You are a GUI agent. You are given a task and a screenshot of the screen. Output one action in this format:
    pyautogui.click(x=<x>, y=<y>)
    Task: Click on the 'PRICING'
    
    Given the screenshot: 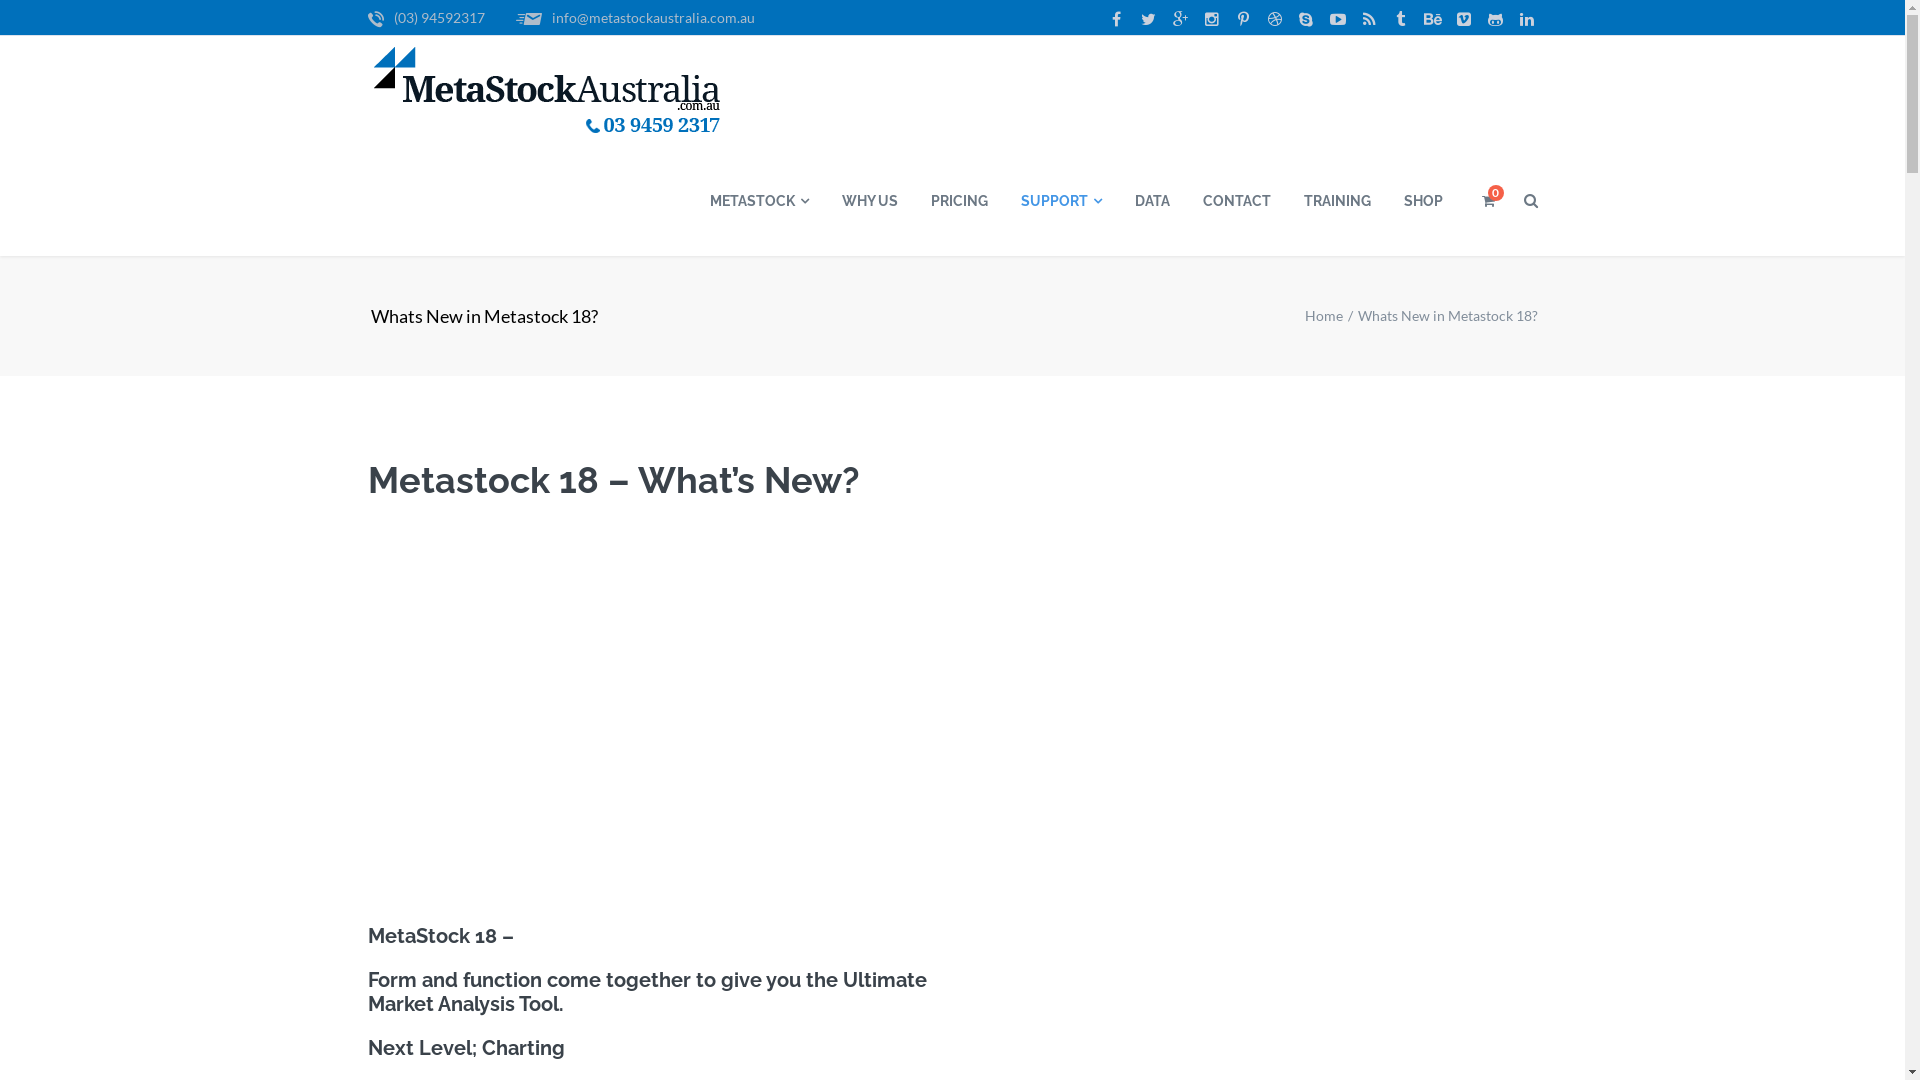 What is the action you would take?
    pyautogui.click(x=958, y=200)
    